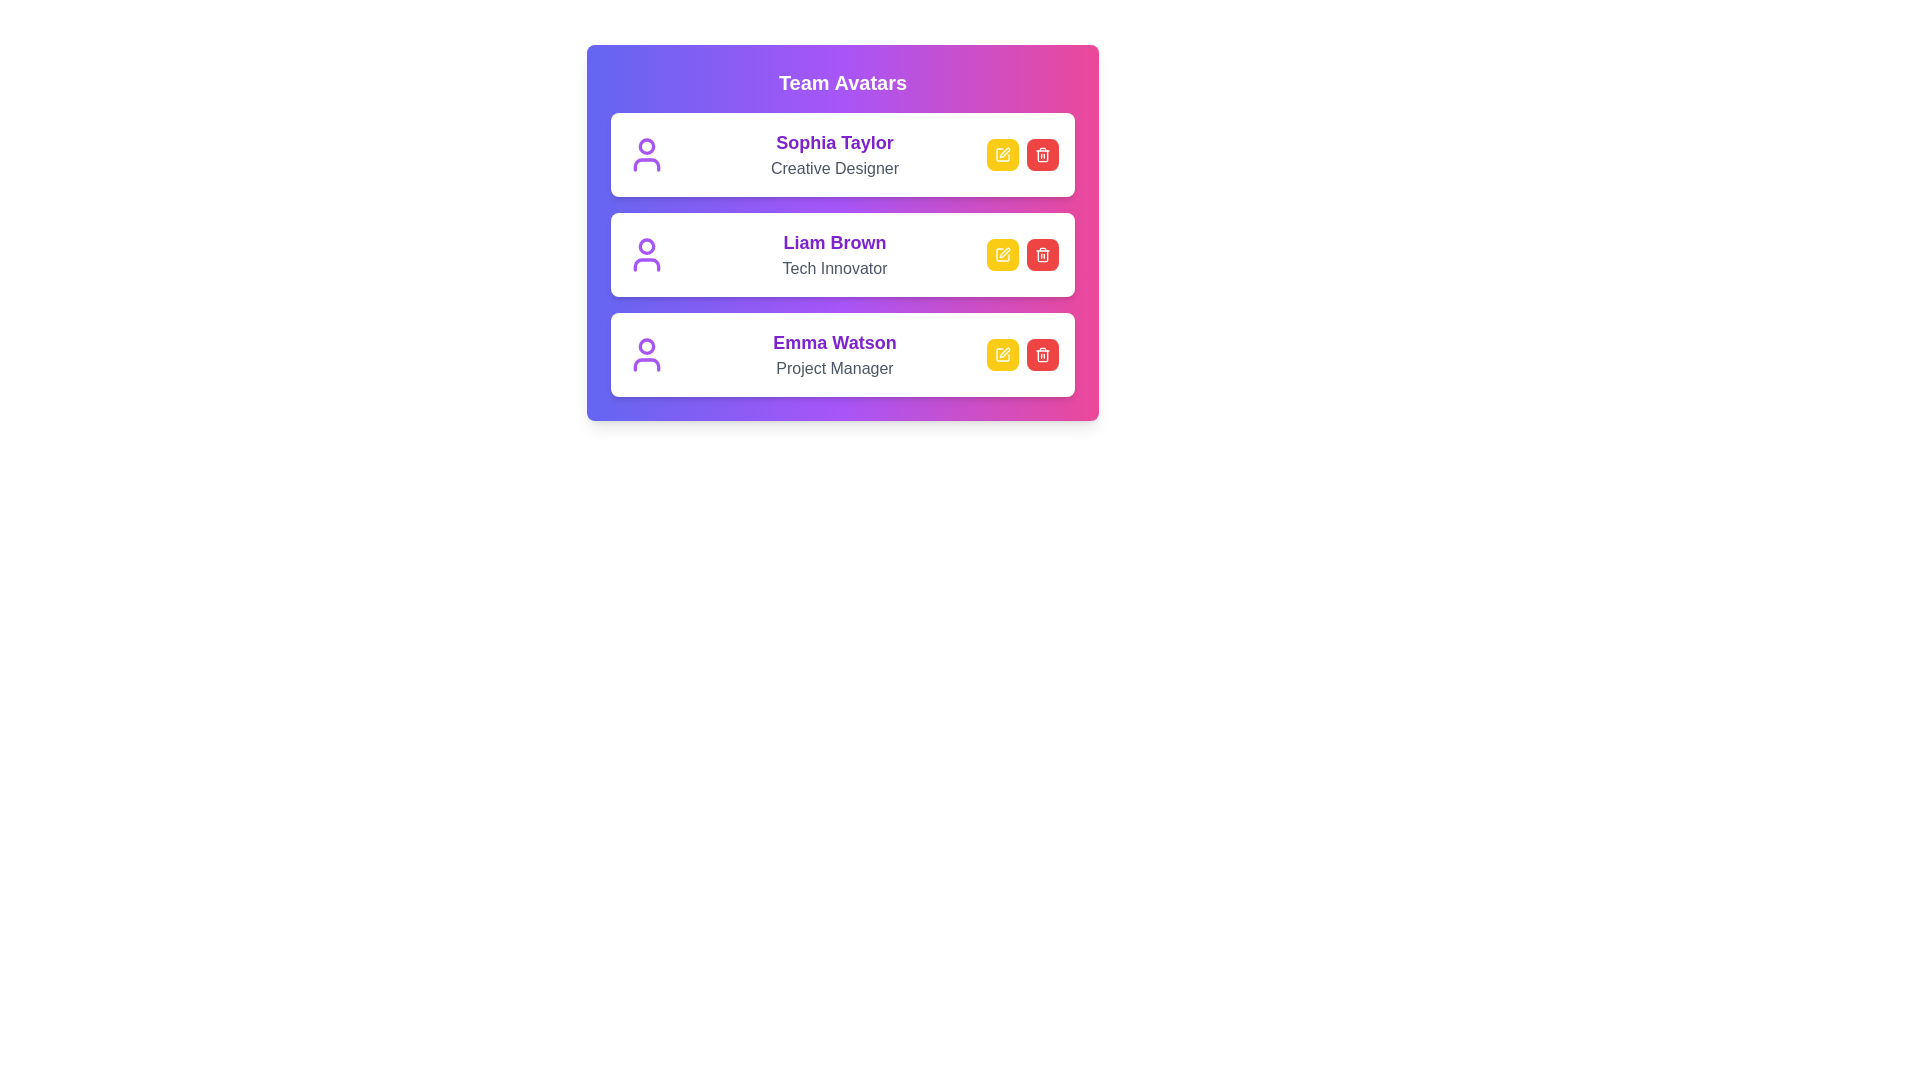 This screenshot has height=1080, width=1920. Describe the element at coordinates (1041, 253) in the screenshot. I see `the trash icon button with a bold red background, located at the rightmost portion of the action button group for 'Liam Brown'` at that location.